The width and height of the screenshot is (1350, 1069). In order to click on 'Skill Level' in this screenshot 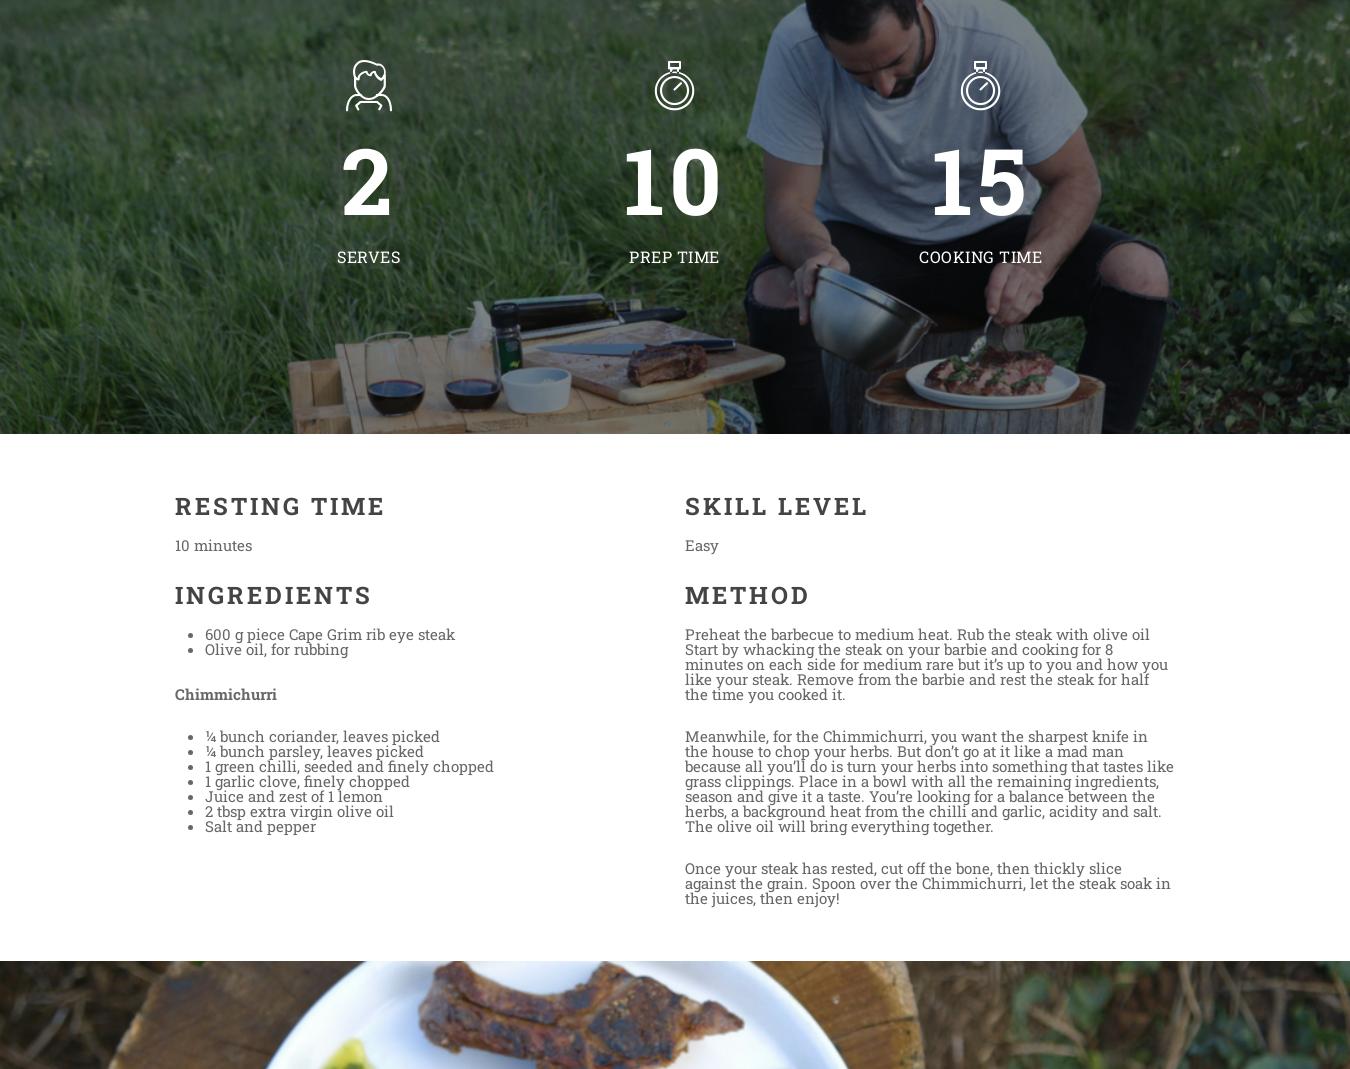, I will do `click(683, 504)`.